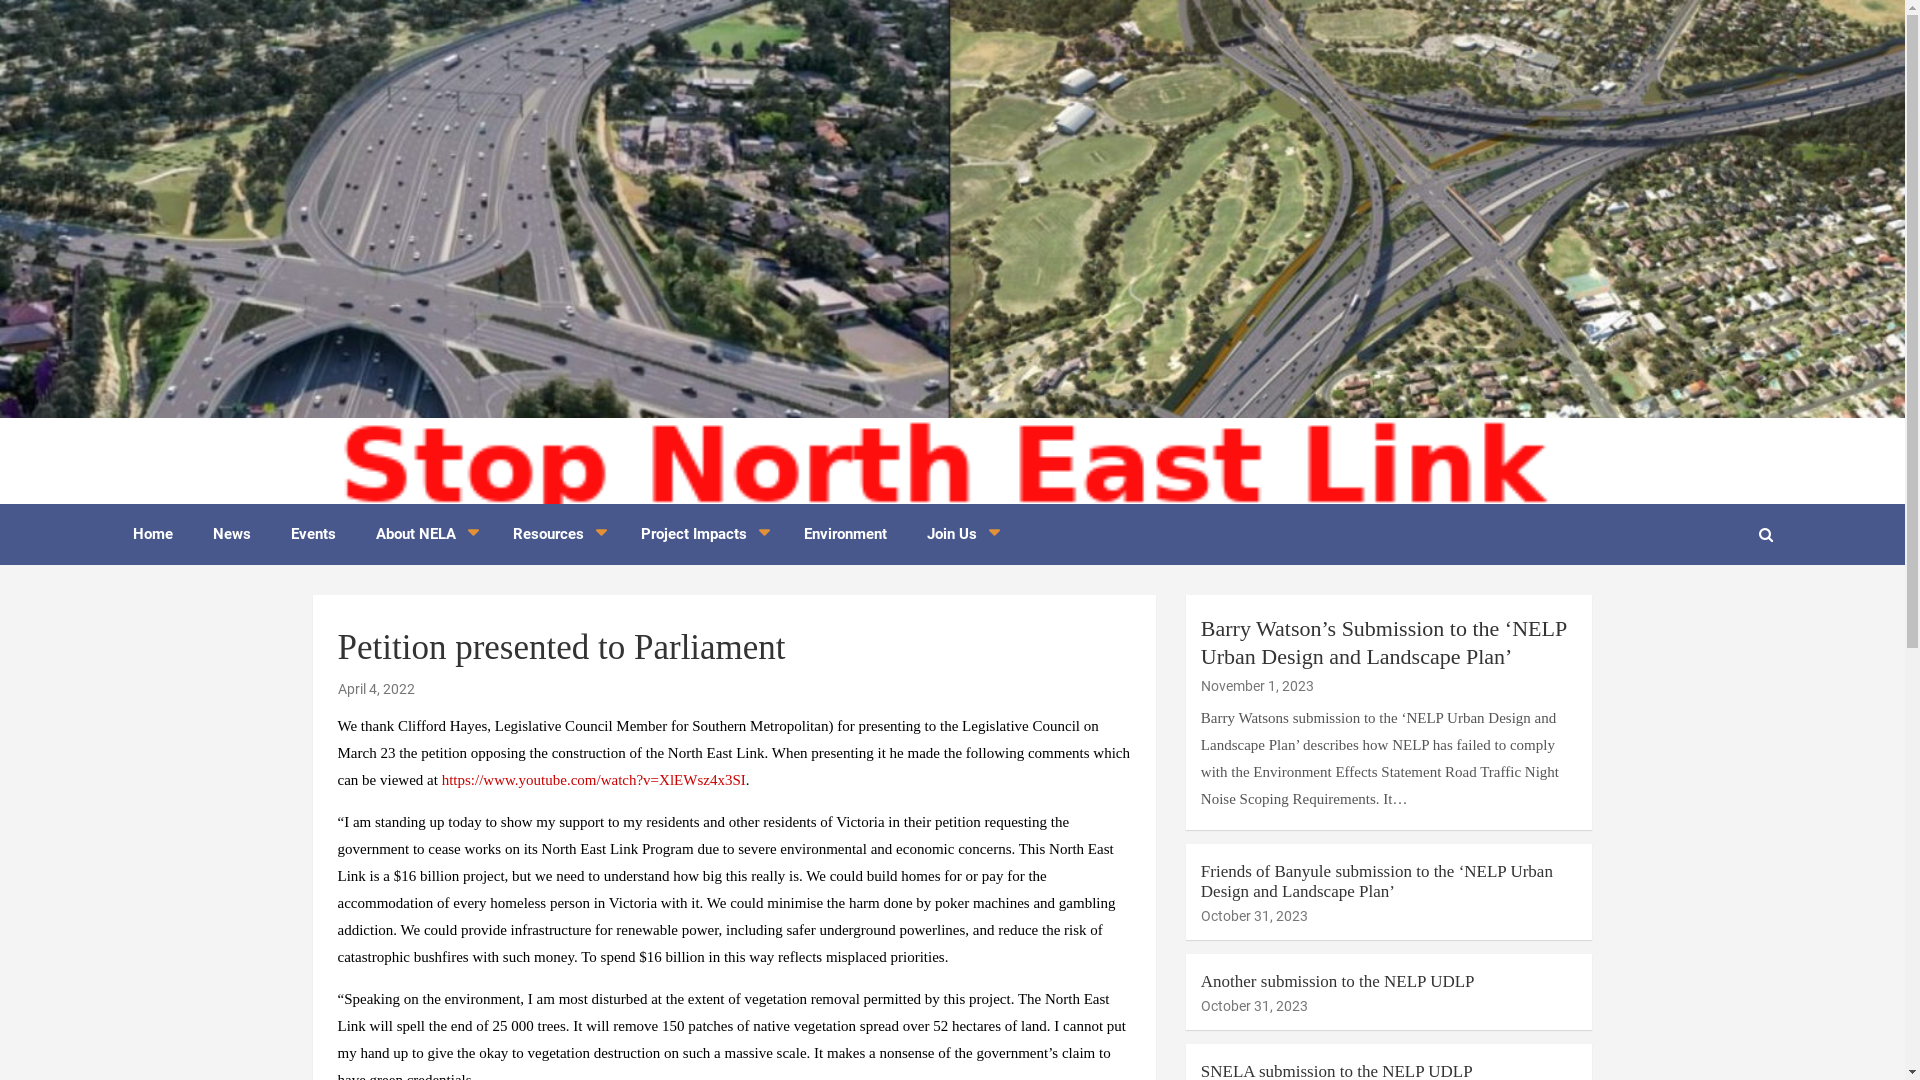  I want to click on 'News', so click(230, 533).